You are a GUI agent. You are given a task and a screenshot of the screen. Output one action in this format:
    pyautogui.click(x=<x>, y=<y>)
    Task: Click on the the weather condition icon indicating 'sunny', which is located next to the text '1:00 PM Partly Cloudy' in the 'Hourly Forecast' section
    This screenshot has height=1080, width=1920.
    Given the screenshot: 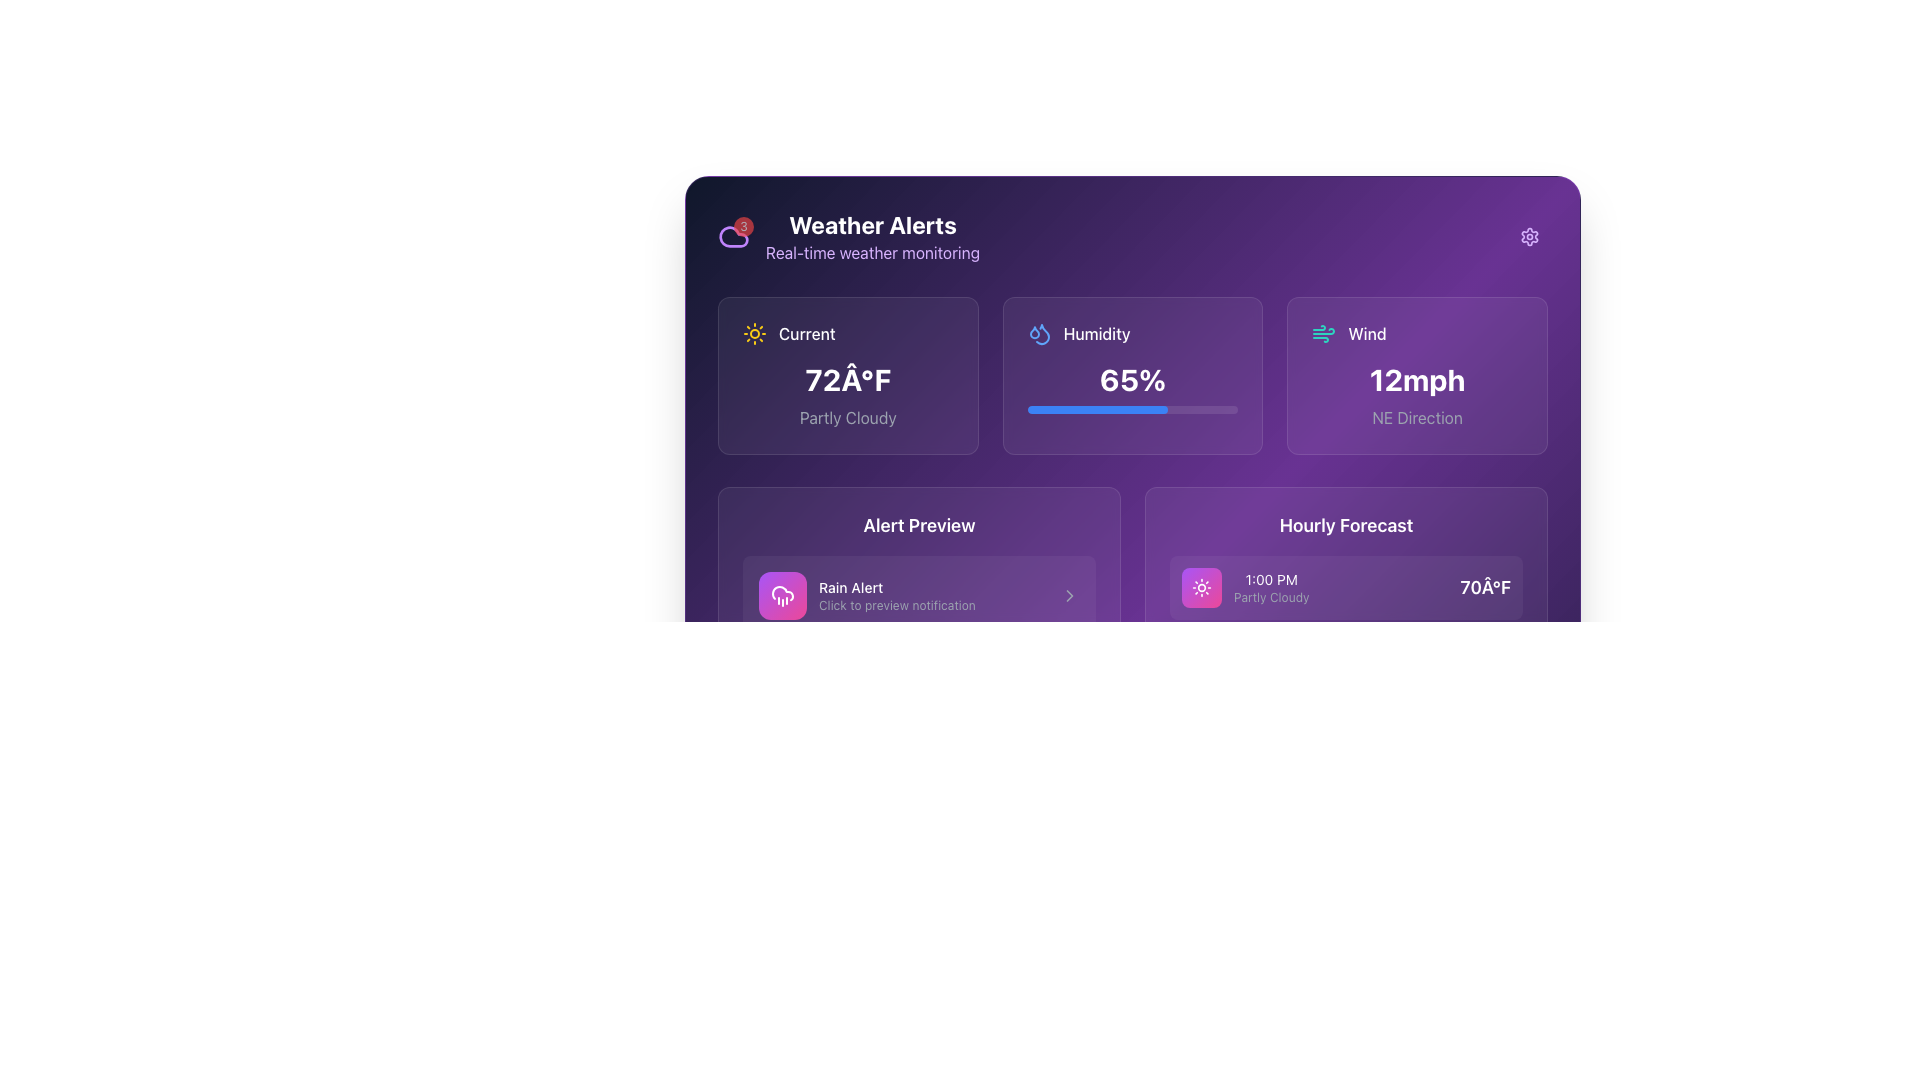 What is the action you would take?
    pyautogui.click(x=1200, y=586)
    